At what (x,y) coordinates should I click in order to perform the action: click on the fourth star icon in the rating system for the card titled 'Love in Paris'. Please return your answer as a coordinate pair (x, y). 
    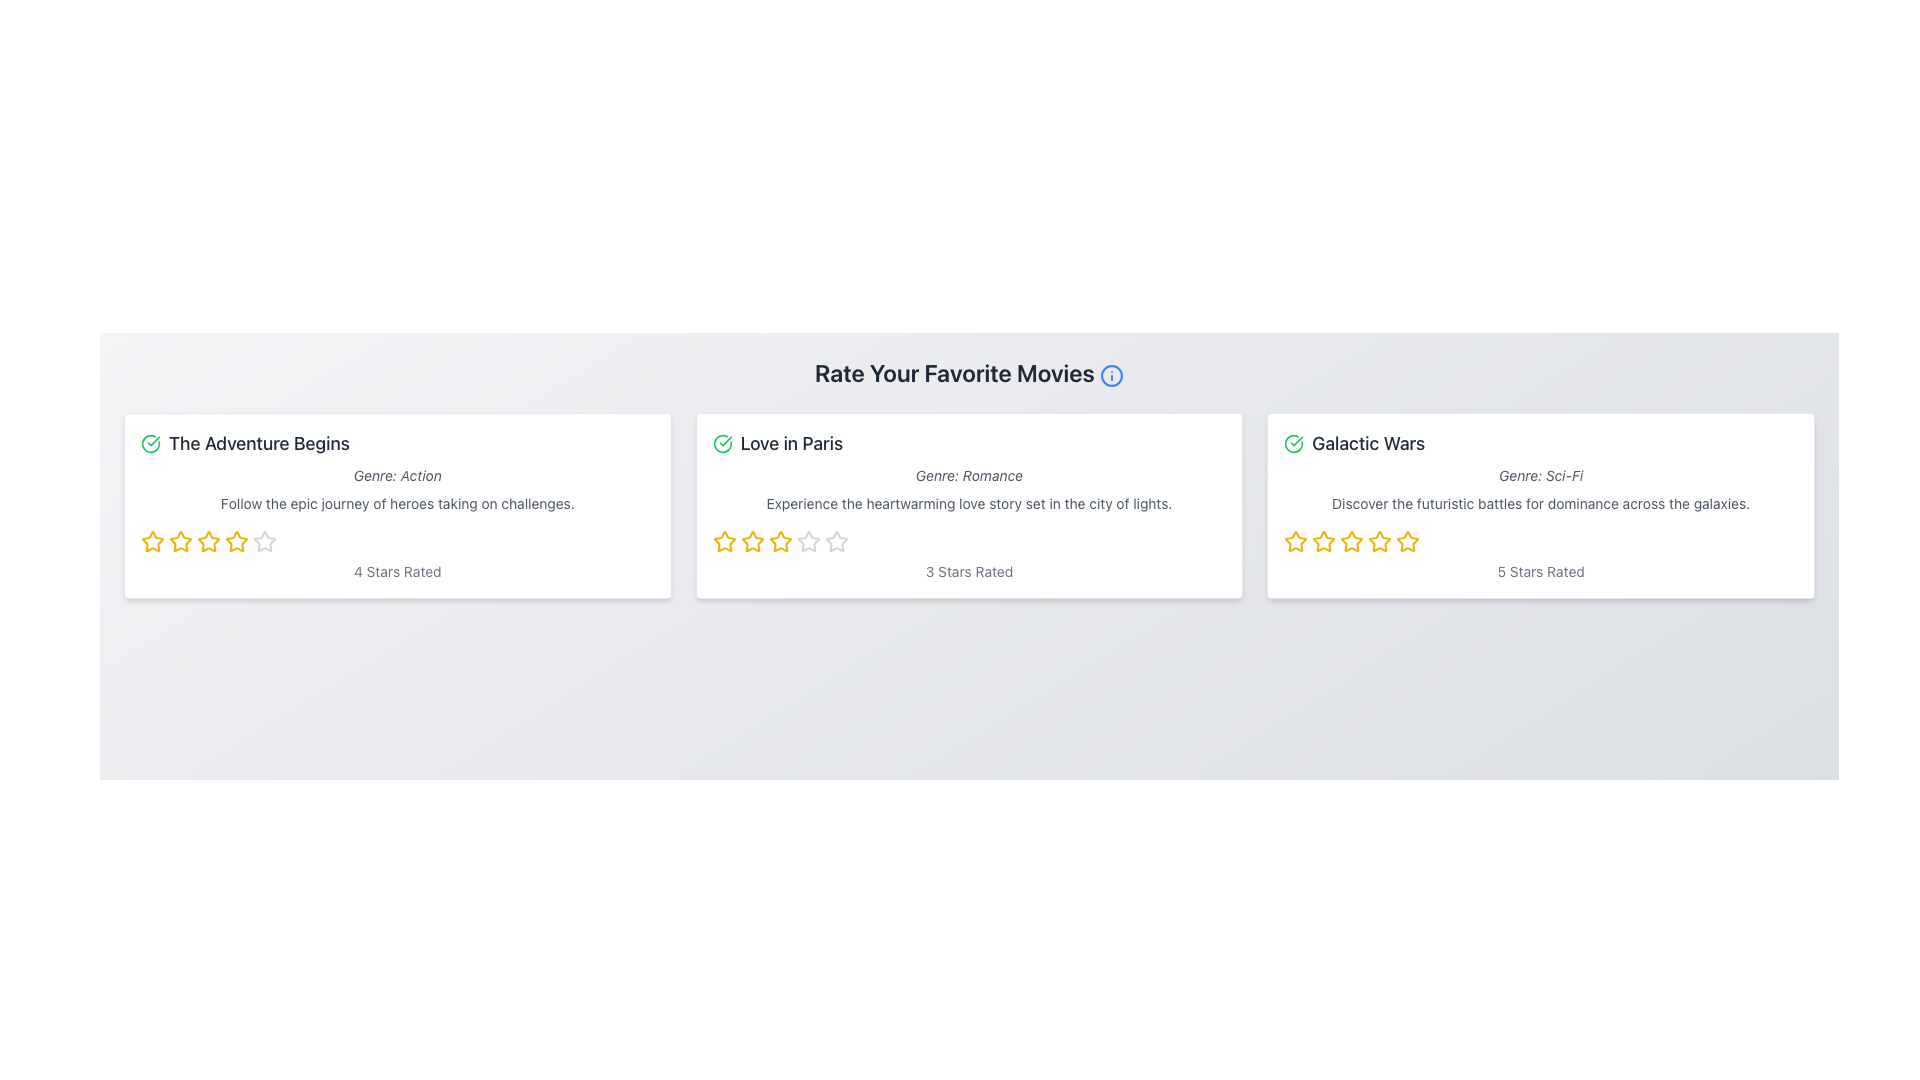
    Looking at the image, I should click on (808, 541).